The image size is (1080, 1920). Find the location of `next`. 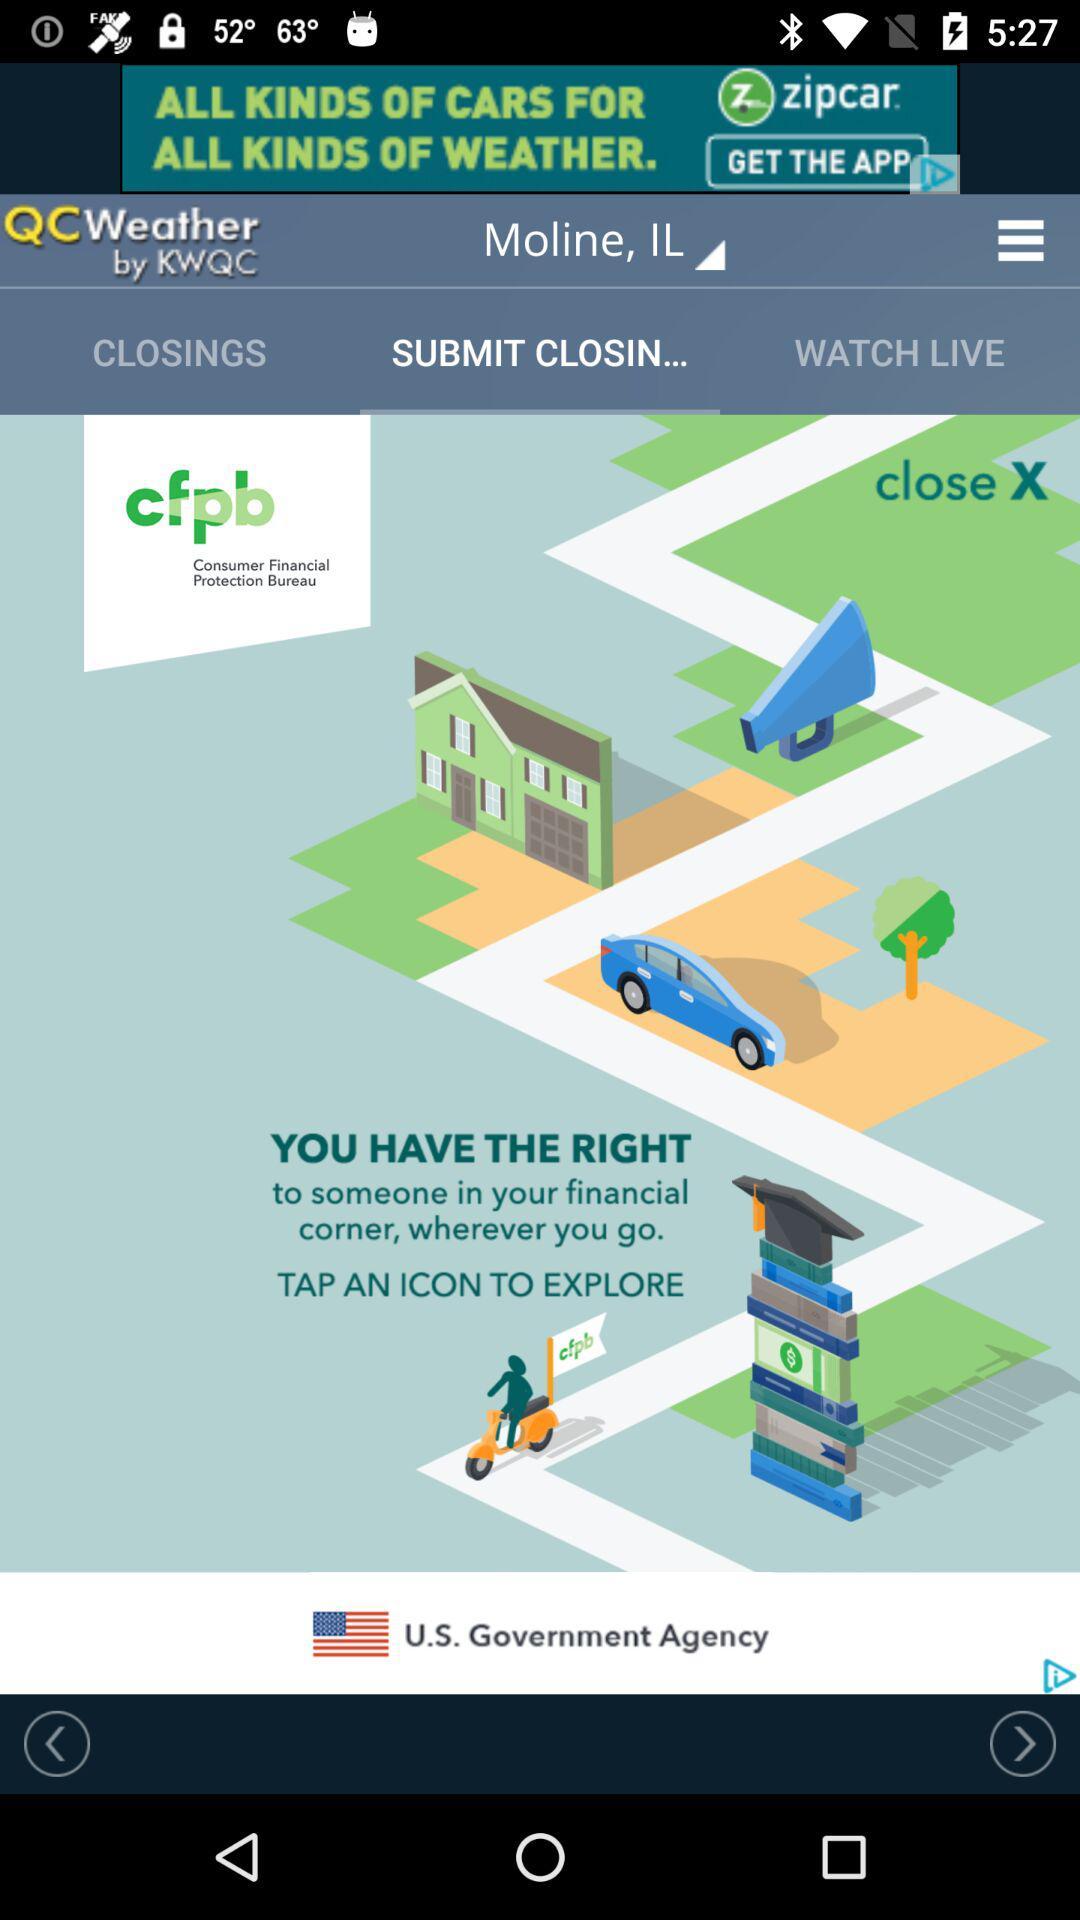

next is located at coordinates (1022, 1742).